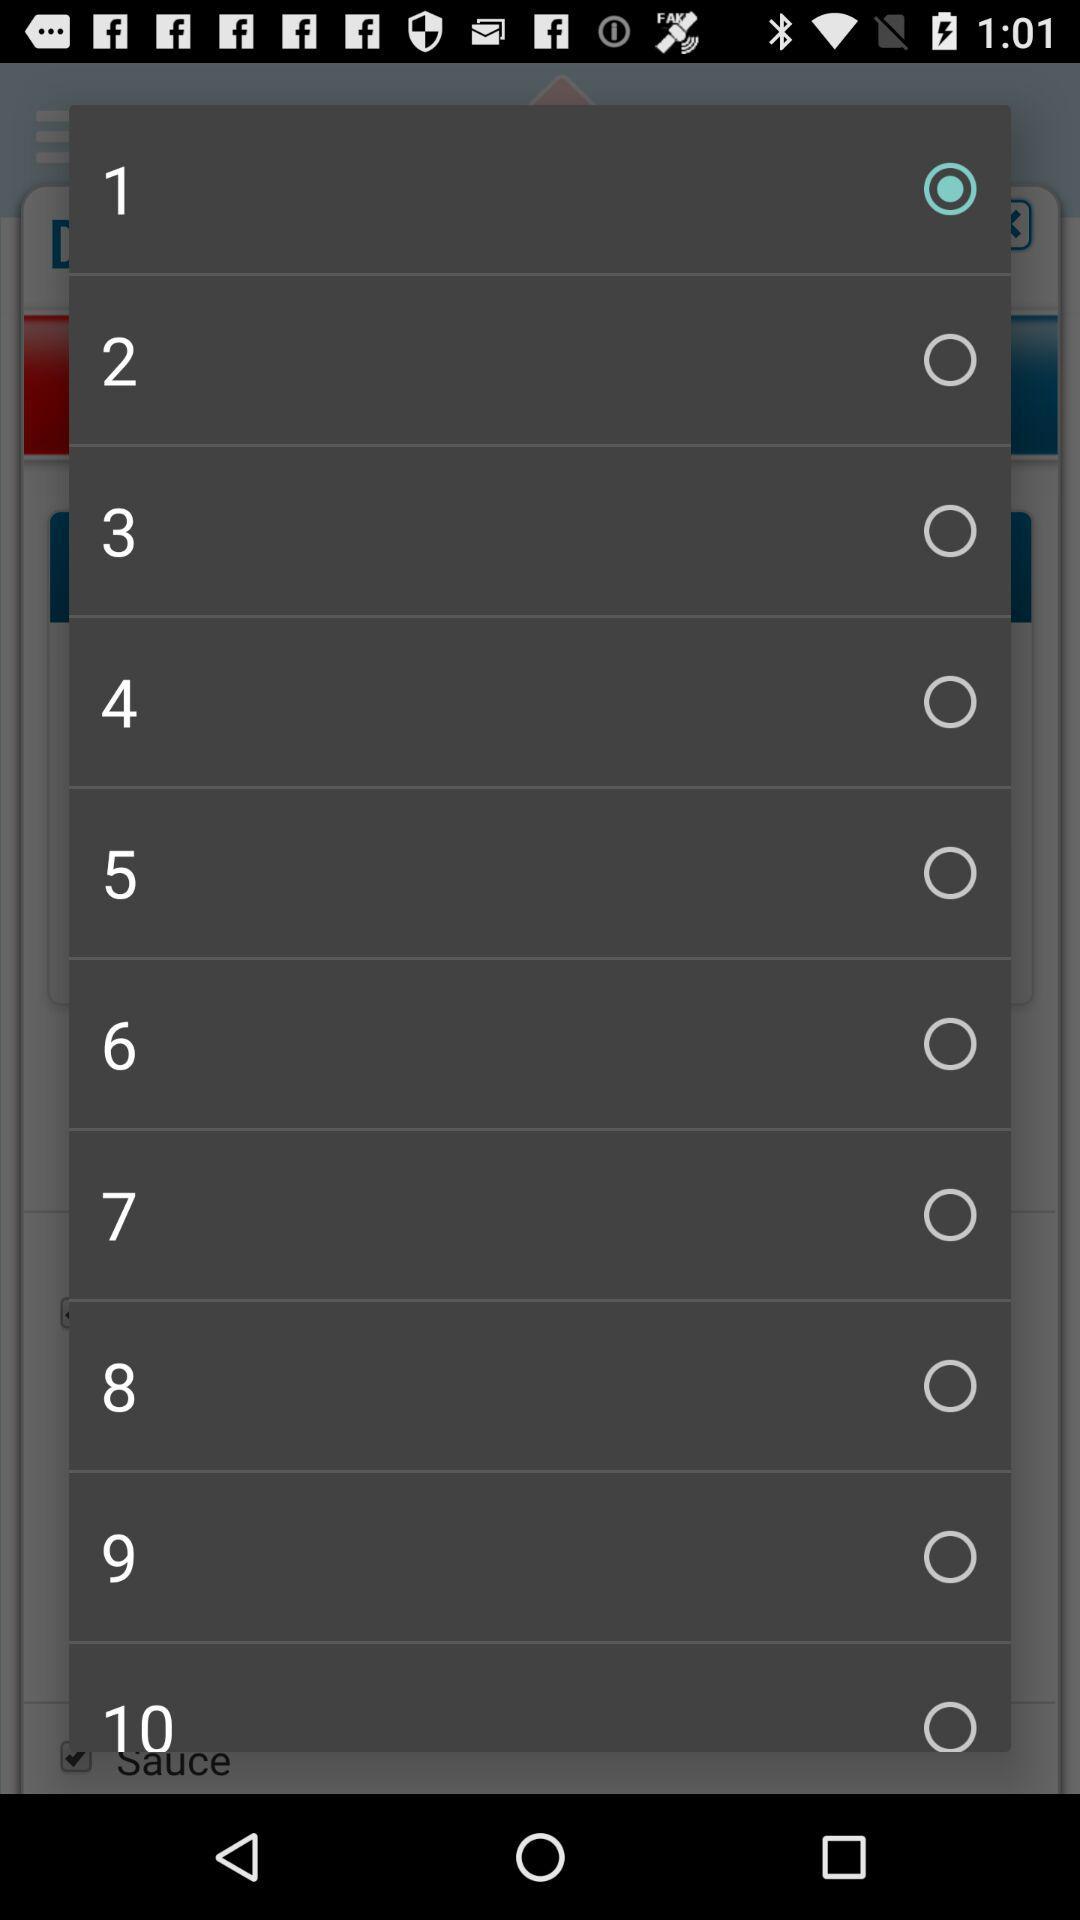 Image resolution: width=1080 pixels, height=1920 pixels. Describe the element at coordinates (540, 1385) in the screenshot. I see `the checkbox above 9` at that location.